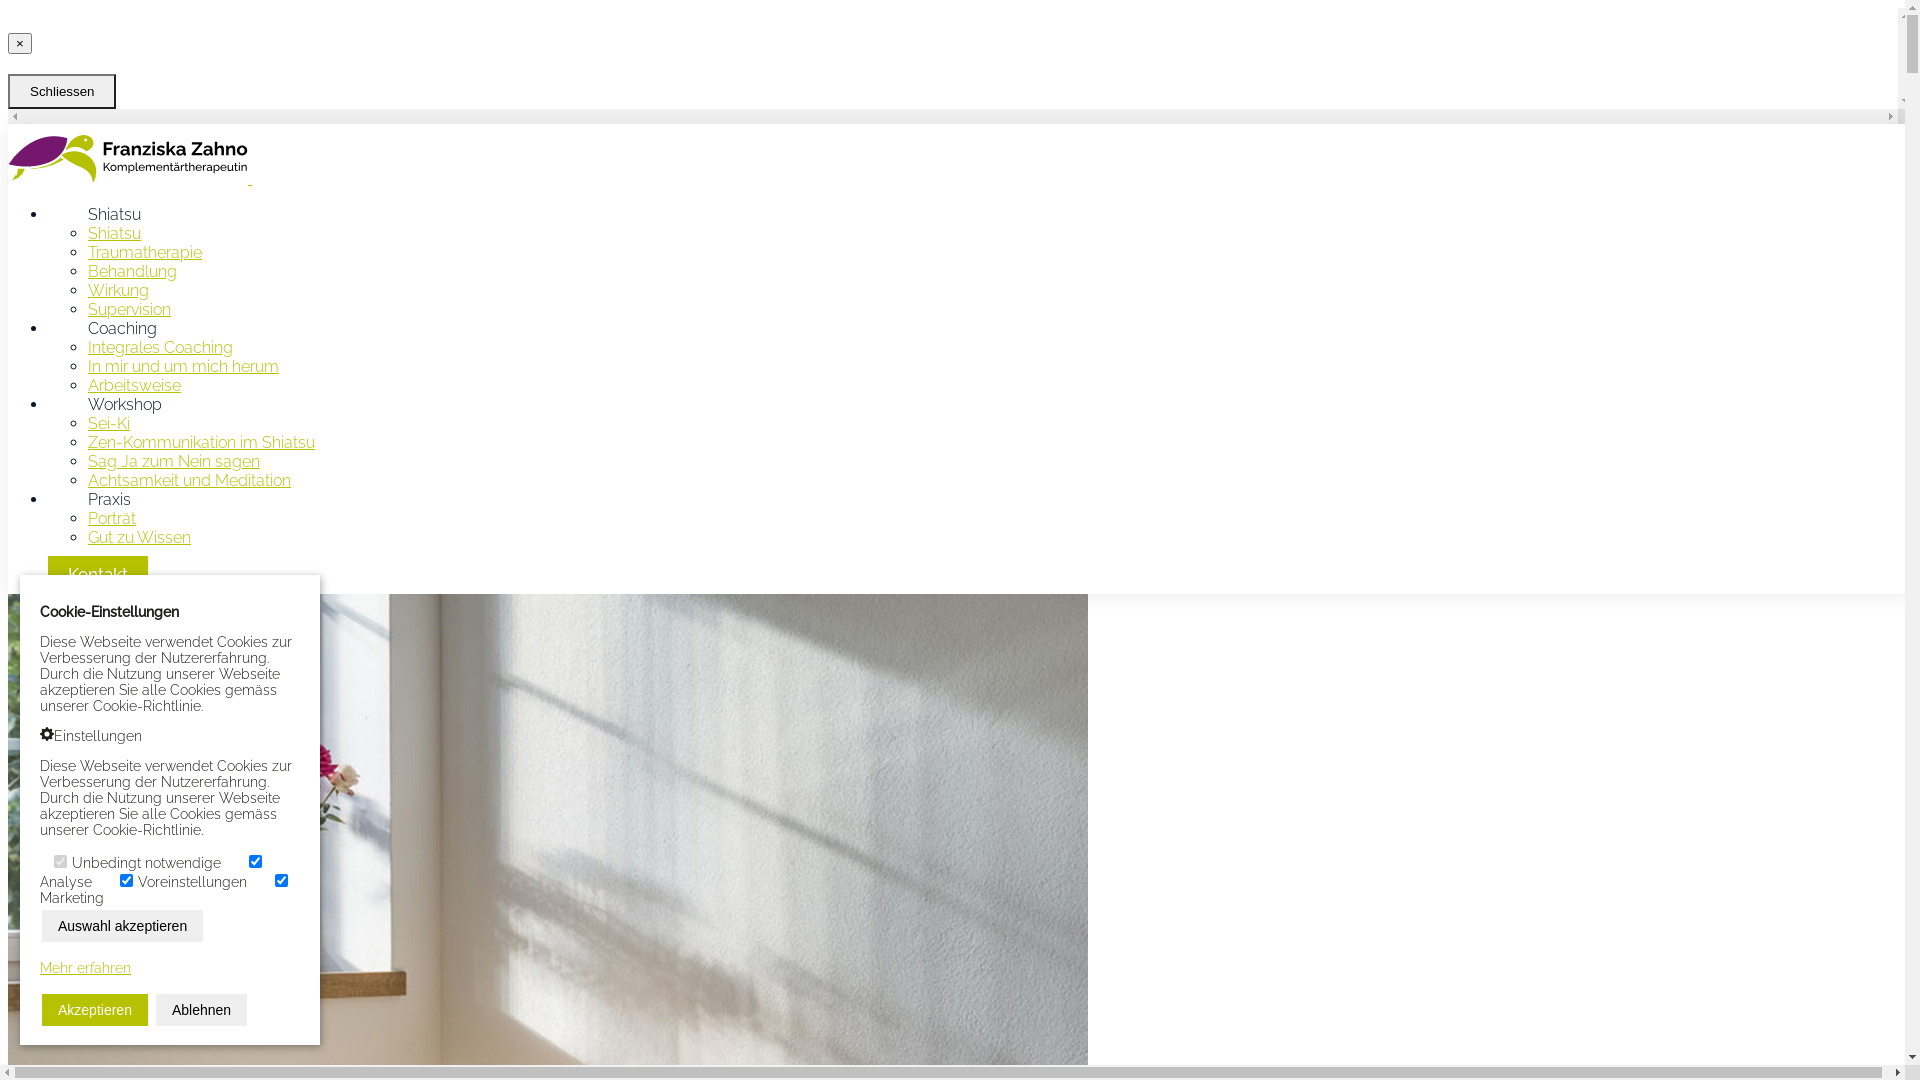 This screenshot has width=1920, height=1080. Describe the element at coordinates (48, 214) in the screenshot. I see `'Shiatsu'` at that location.